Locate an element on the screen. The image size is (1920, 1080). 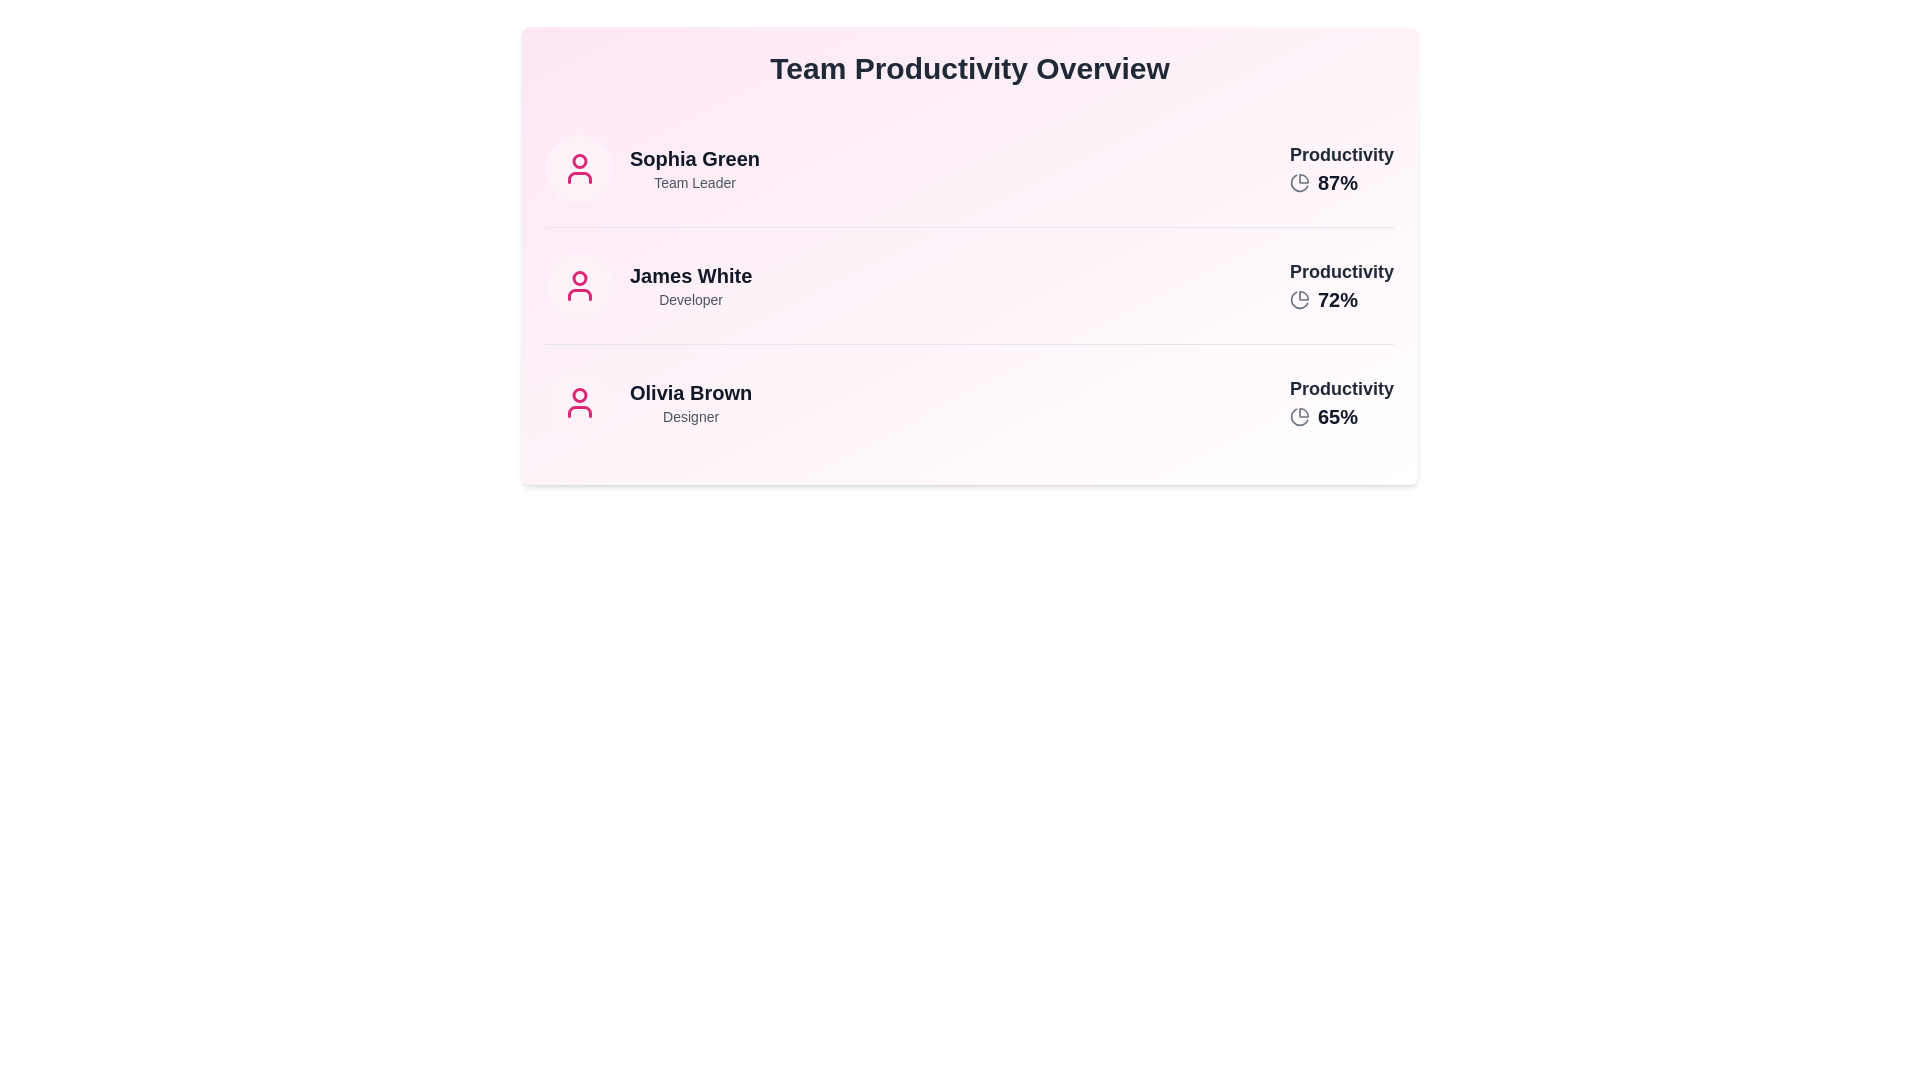
the text label indicating the role of team member 'James White', located below the name in the team productivity overview section is located at coordinates (691, 300).